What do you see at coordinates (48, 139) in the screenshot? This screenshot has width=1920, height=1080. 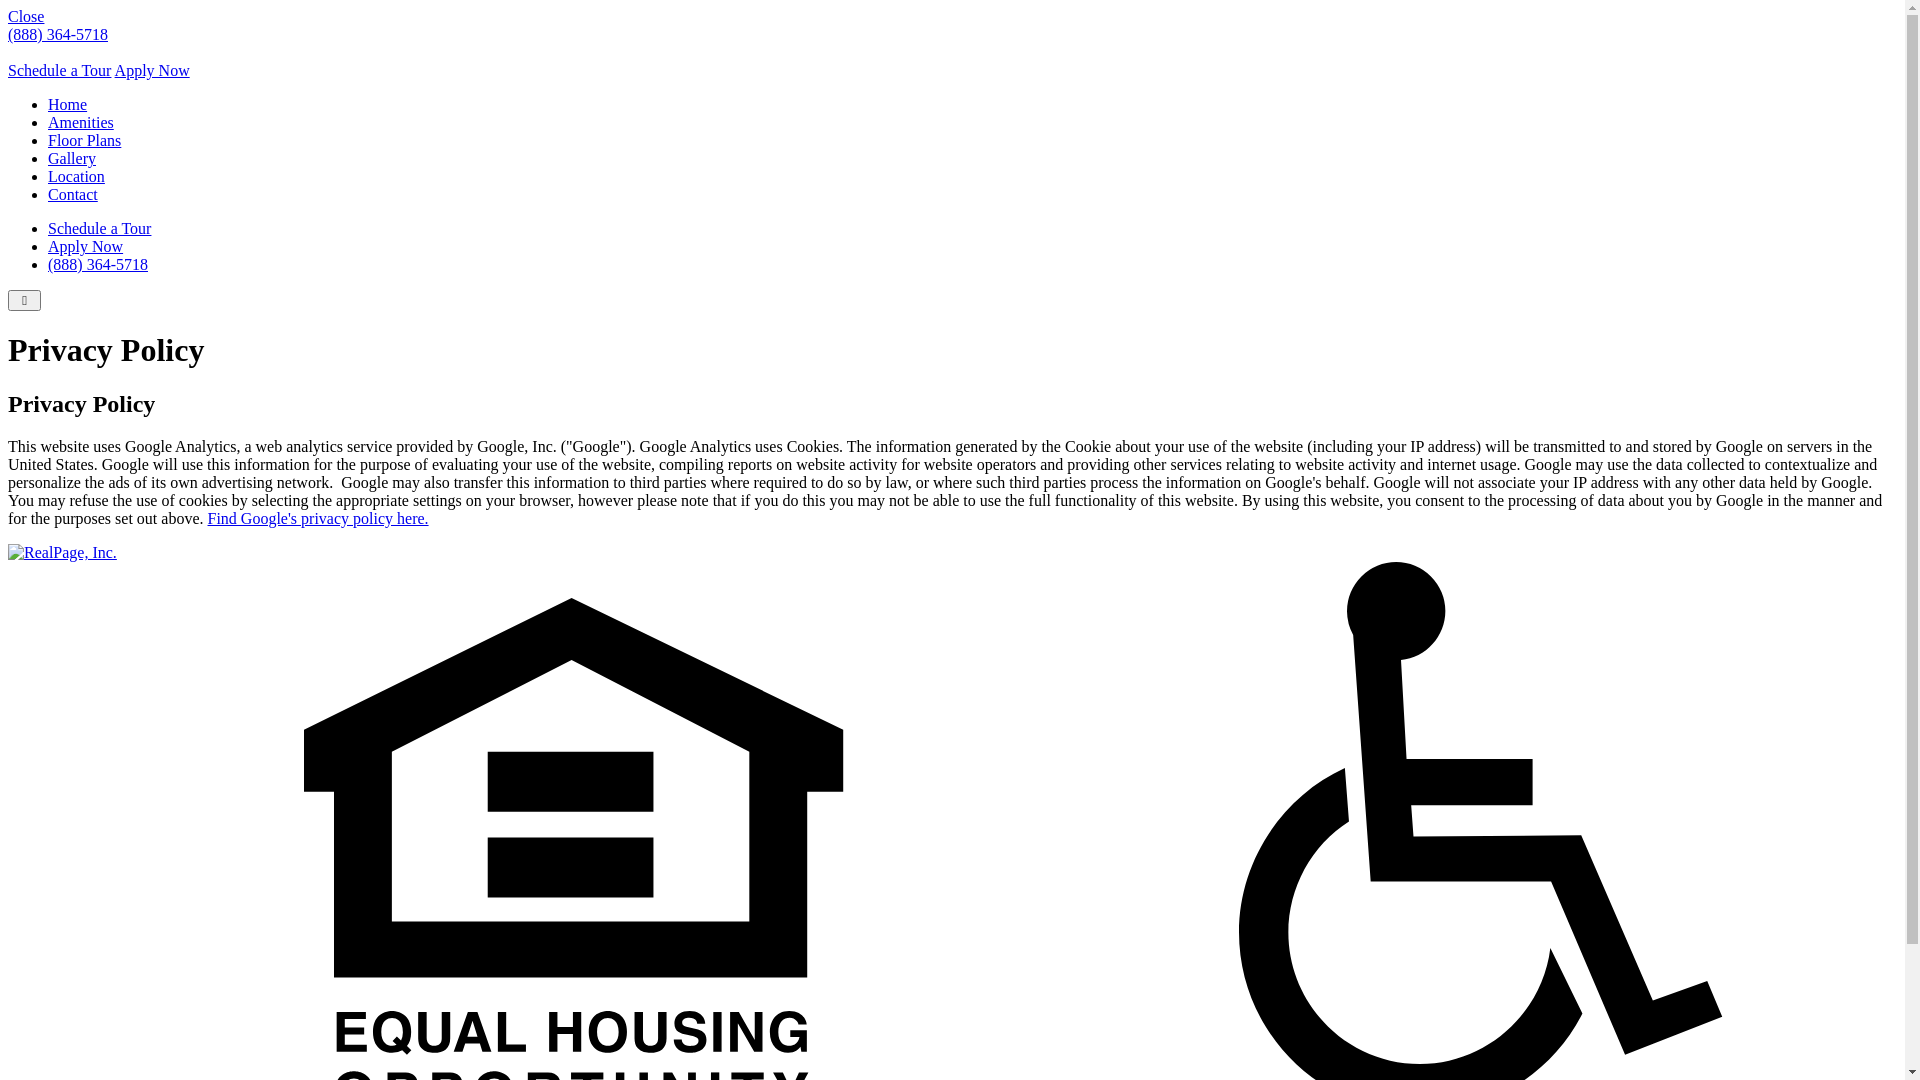 I see `'Floor Plans'` at bounding box center [48, 139].